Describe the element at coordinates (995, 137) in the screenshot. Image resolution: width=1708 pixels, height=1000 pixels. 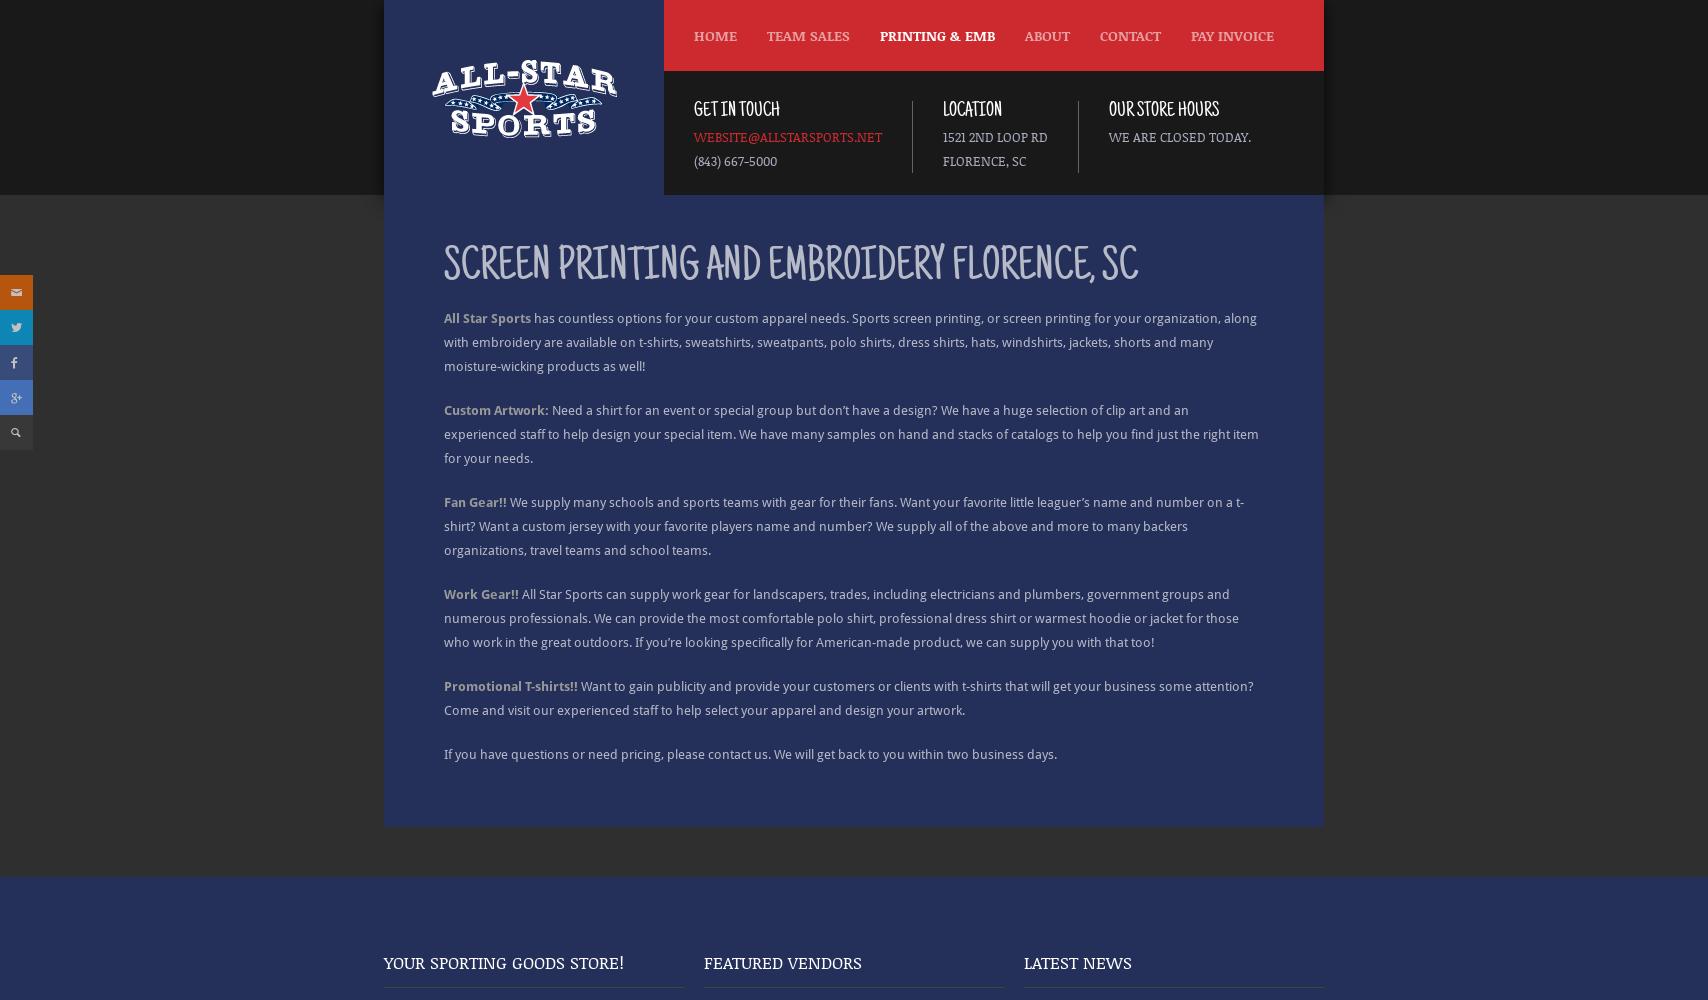
I see `'1521 2nd Loop Rd'` at that location.